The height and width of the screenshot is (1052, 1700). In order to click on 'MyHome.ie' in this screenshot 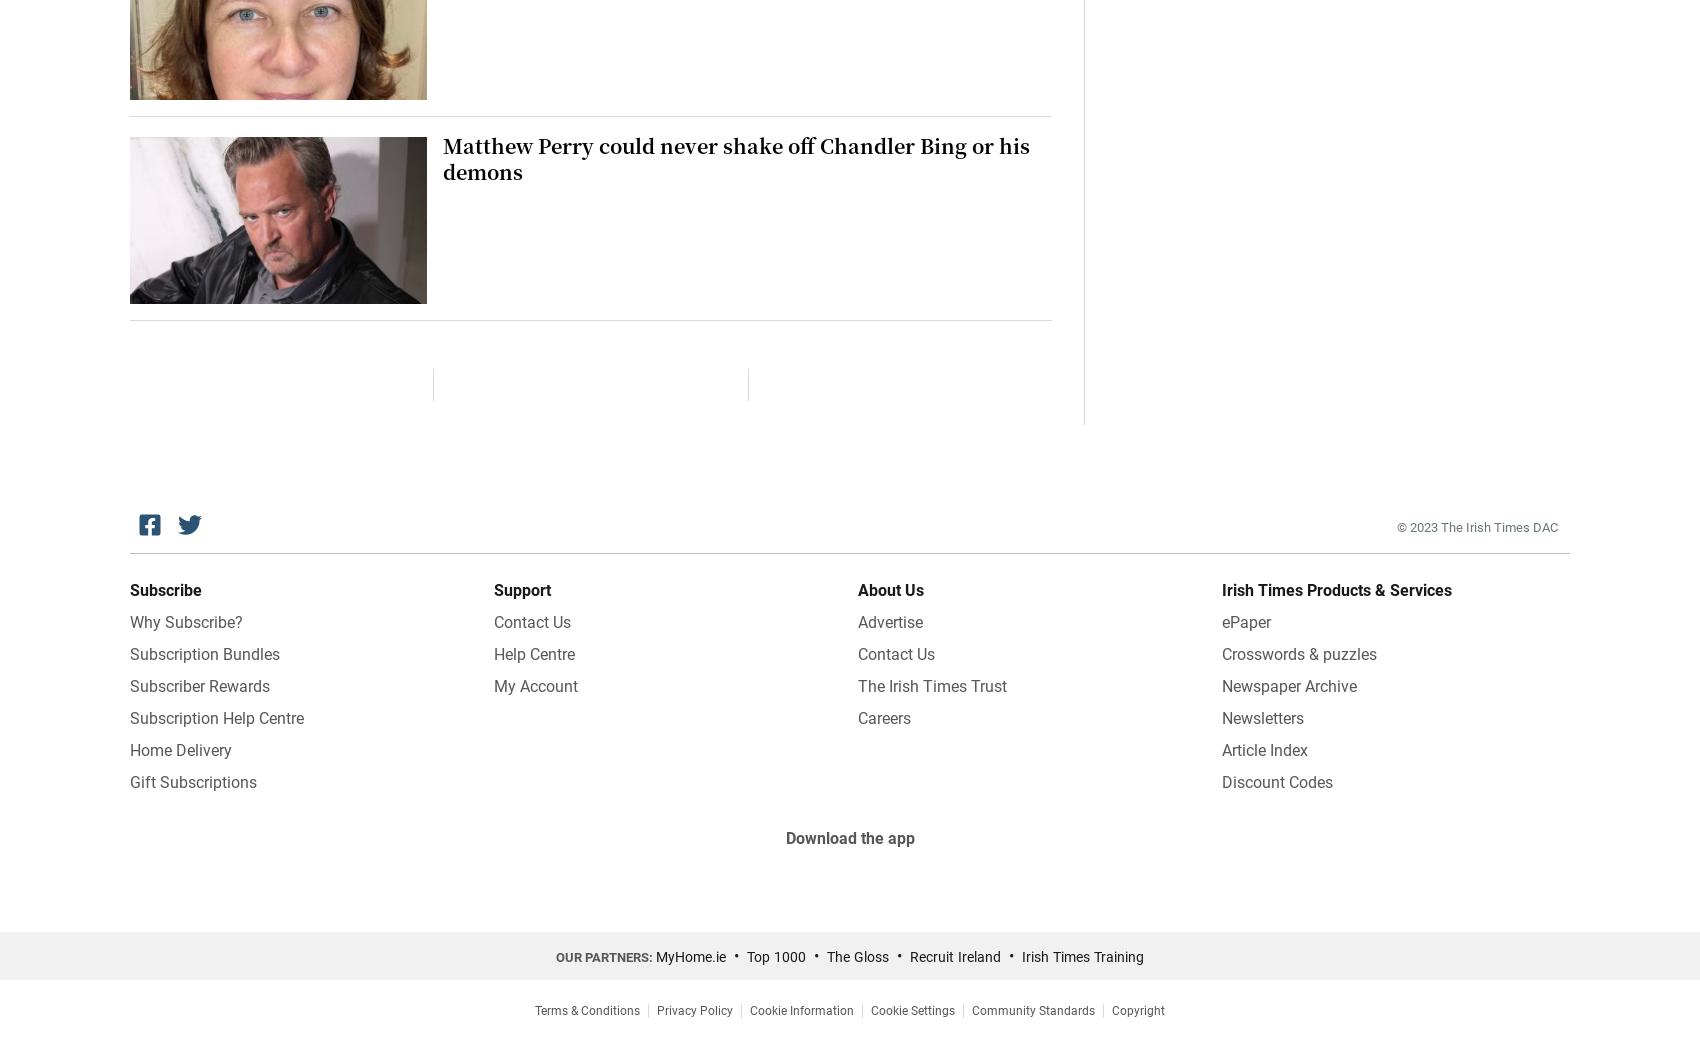, I will do `click(691, 956)`.